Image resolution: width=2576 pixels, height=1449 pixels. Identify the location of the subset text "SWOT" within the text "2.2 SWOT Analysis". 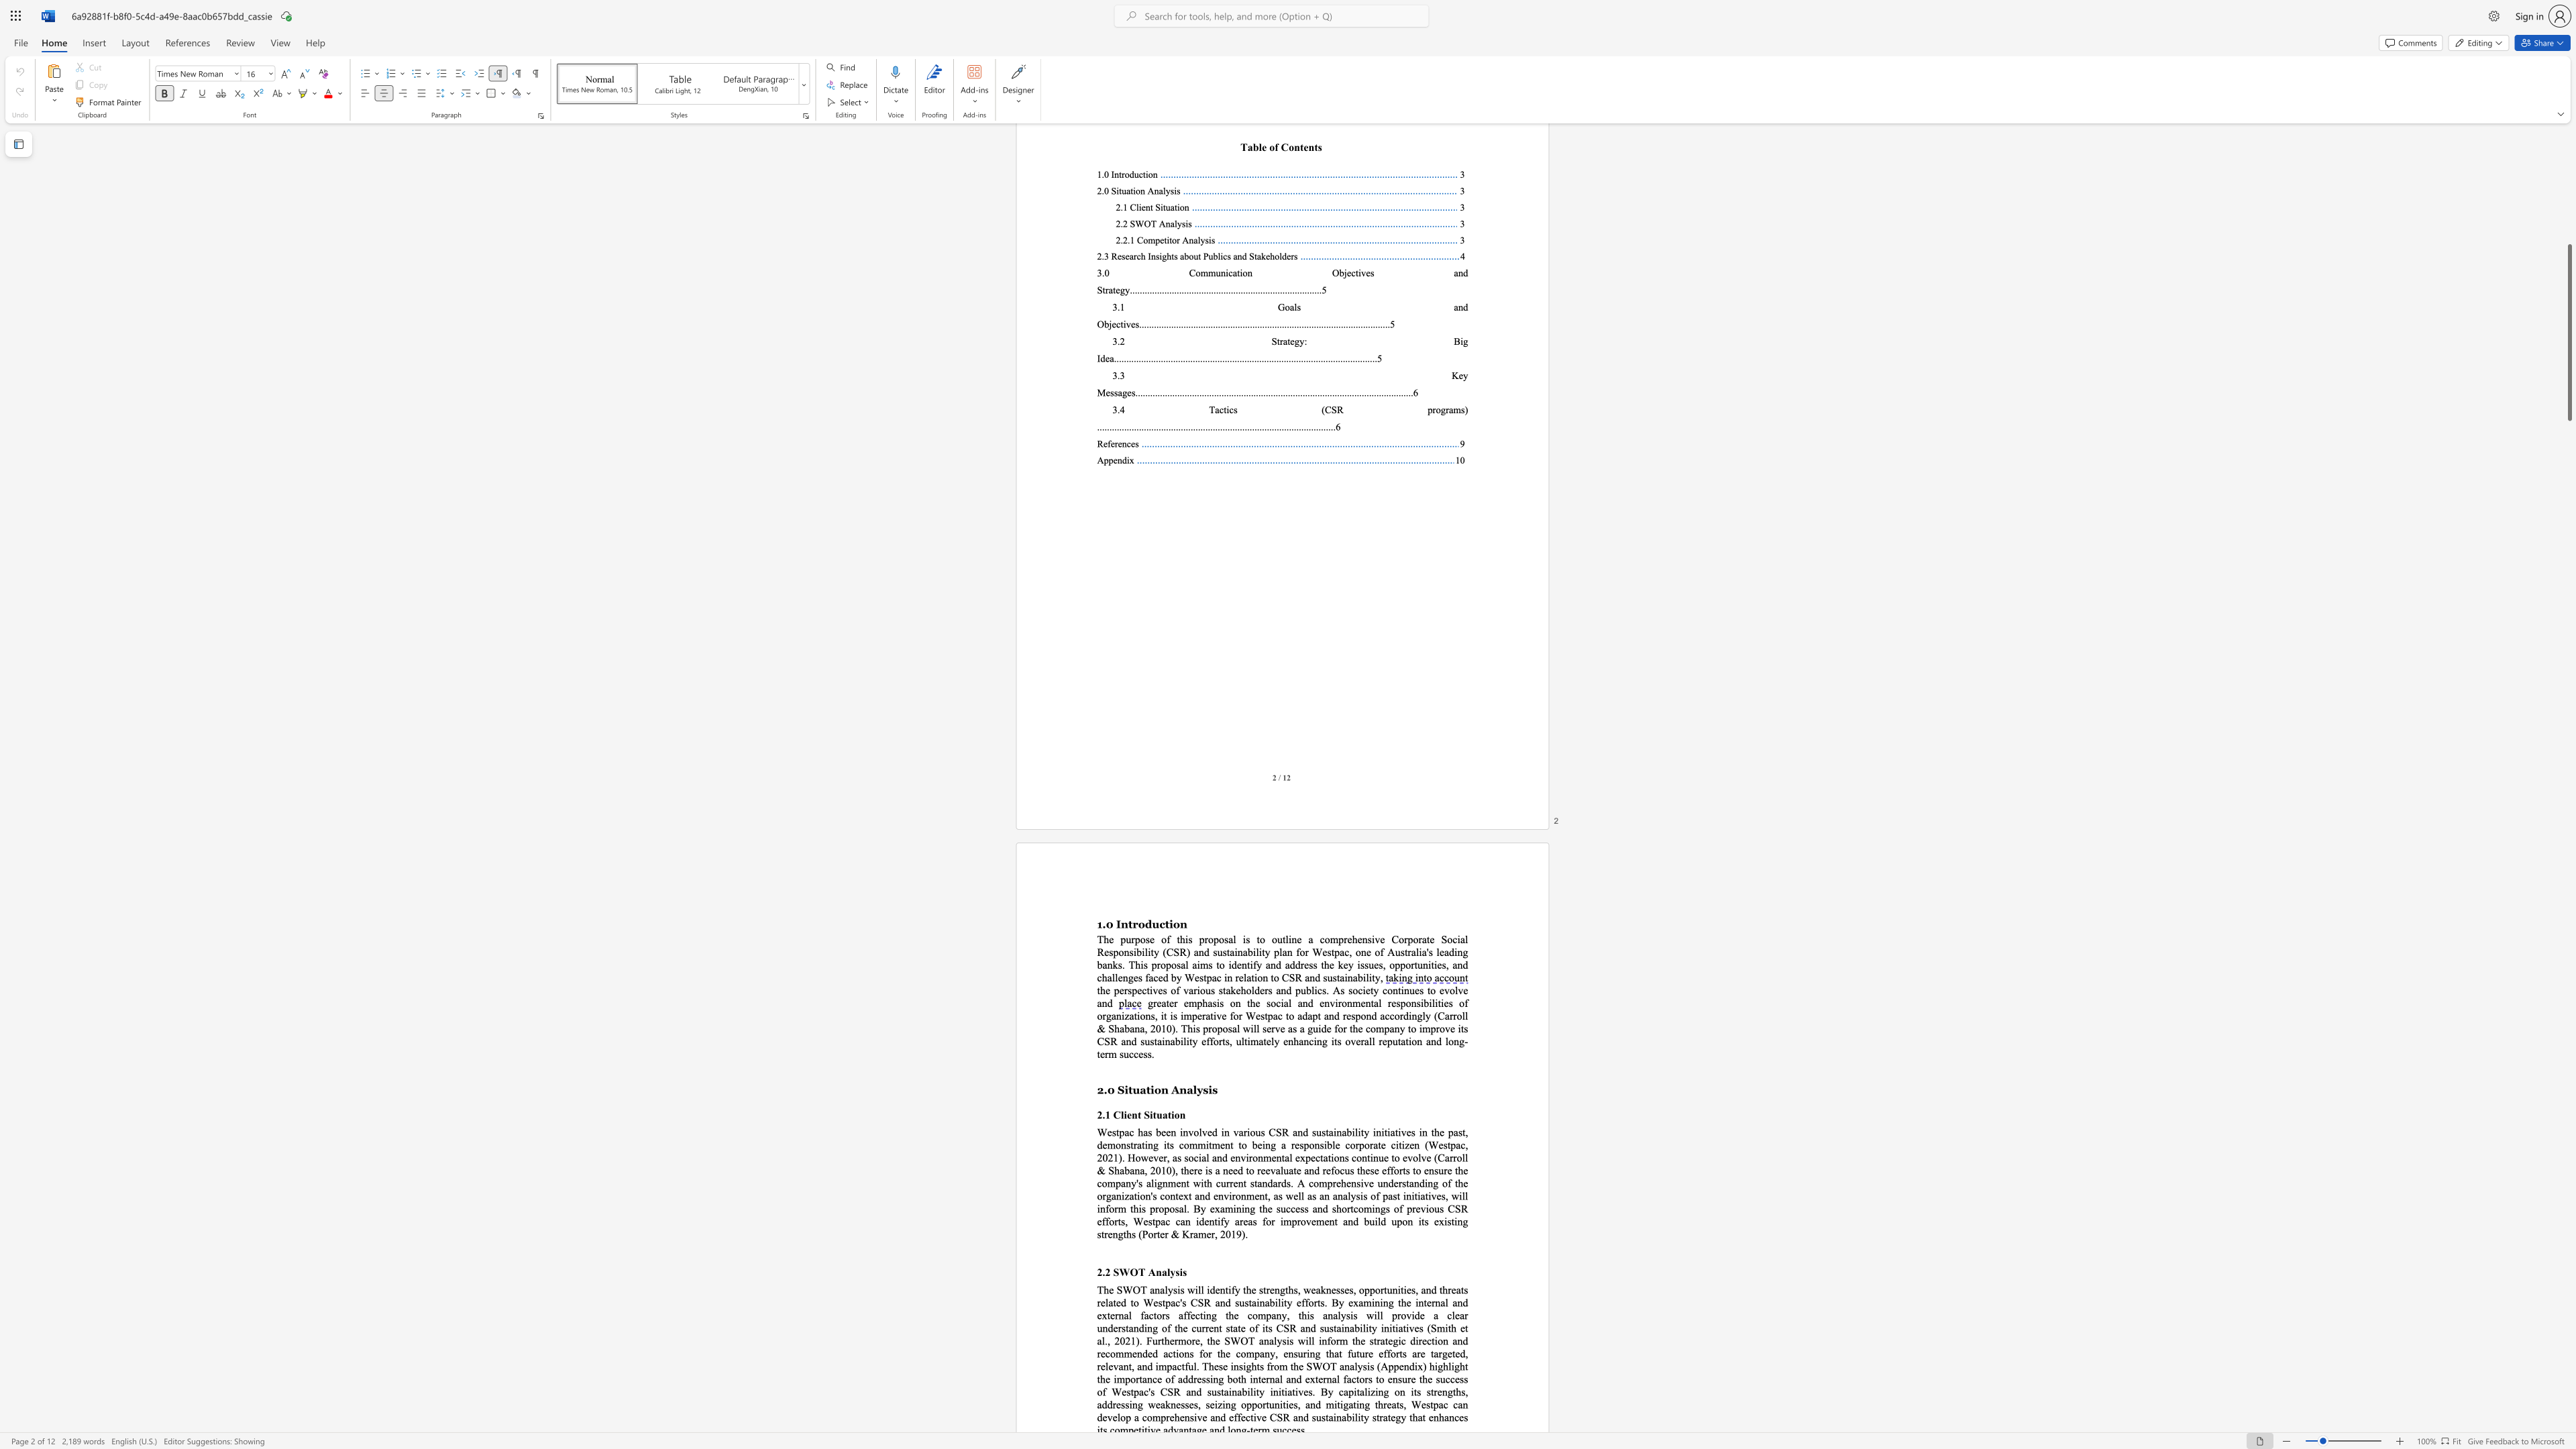
(1112, 1271).